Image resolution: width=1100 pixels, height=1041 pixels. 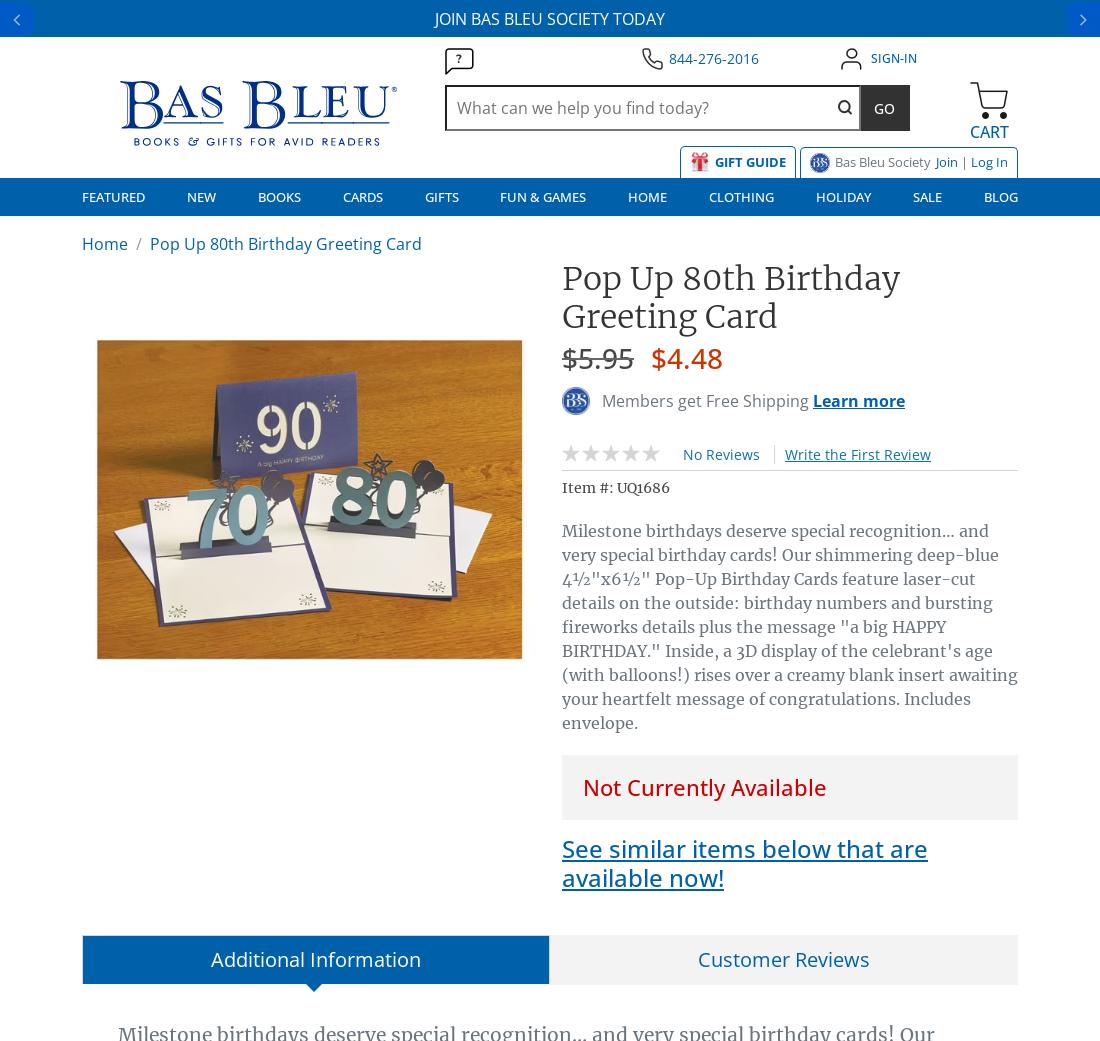 I want to click on 'Do Not Sell or Share My Info', so click(x=157, y=637).